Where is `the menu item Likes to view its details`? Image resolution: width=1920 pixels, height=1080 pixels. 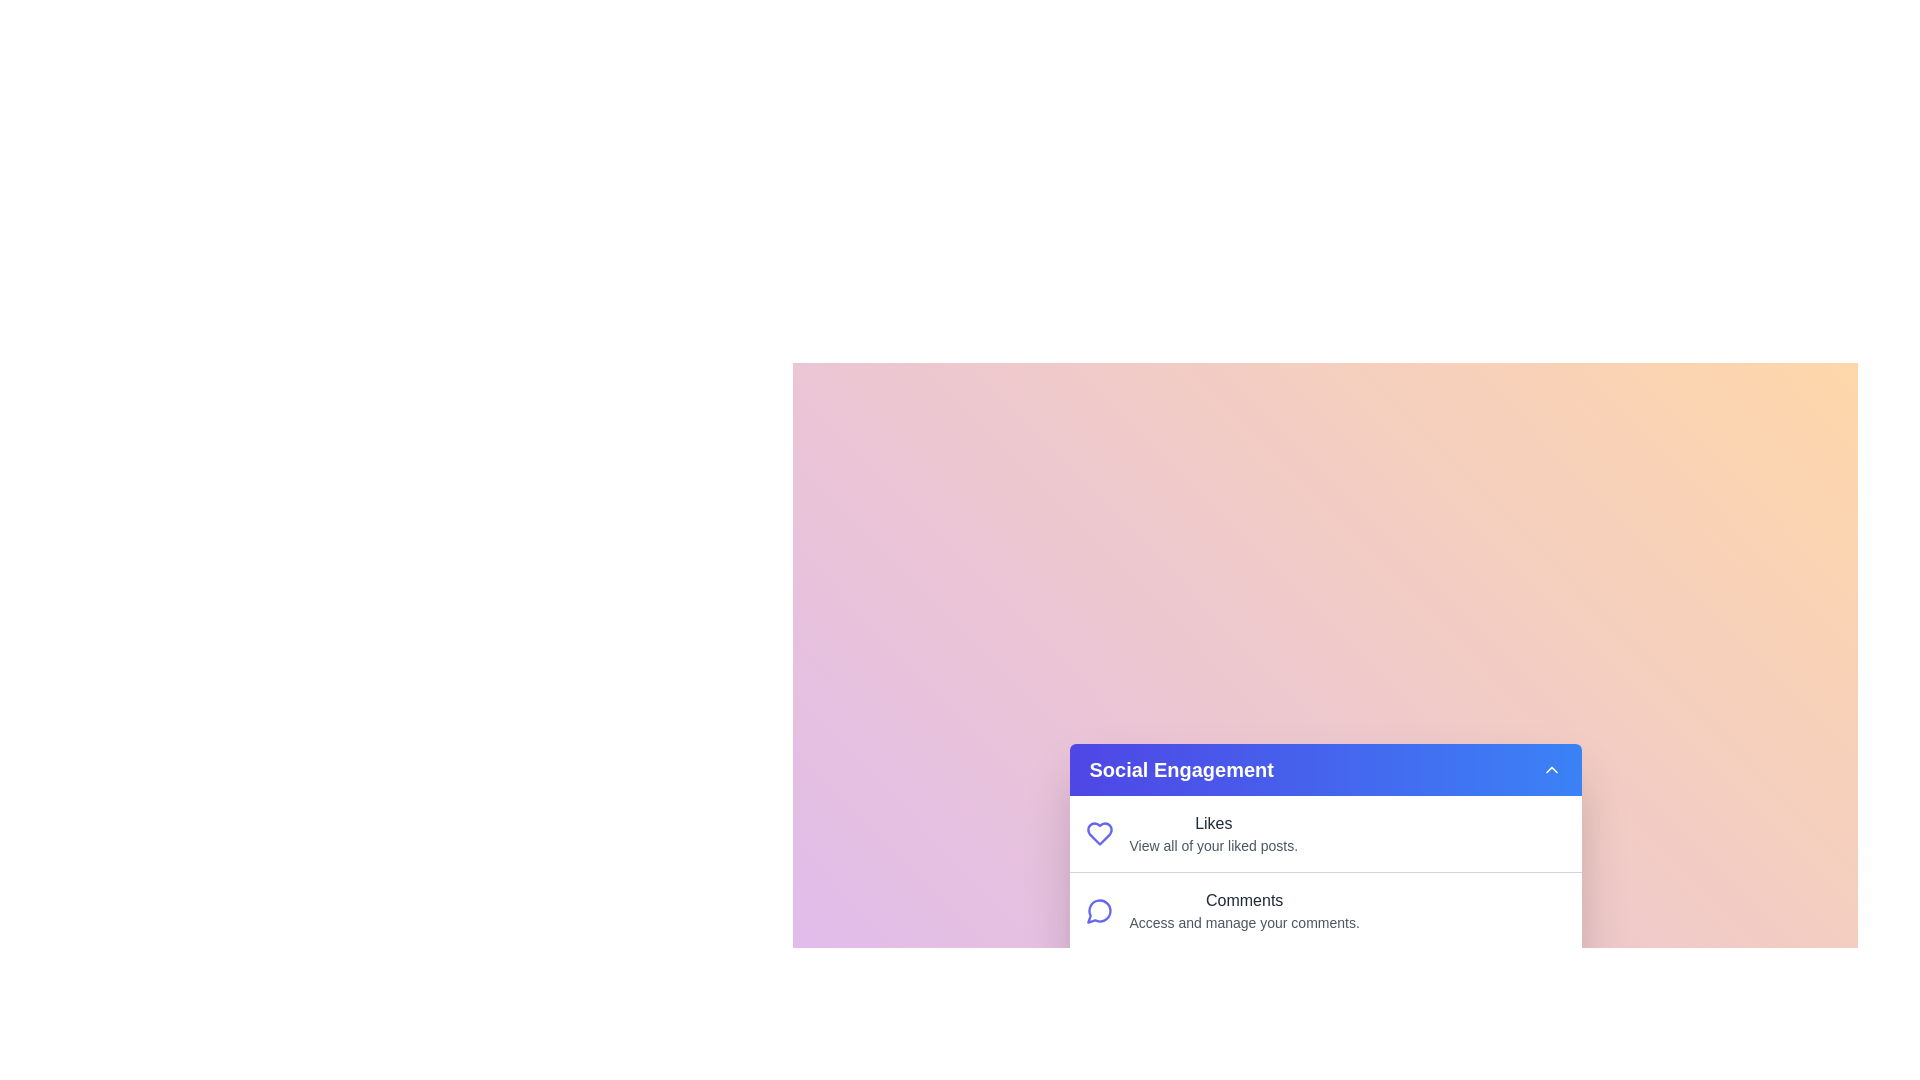
the menu item Likes to view its details is located at coordinates (1212, 833).